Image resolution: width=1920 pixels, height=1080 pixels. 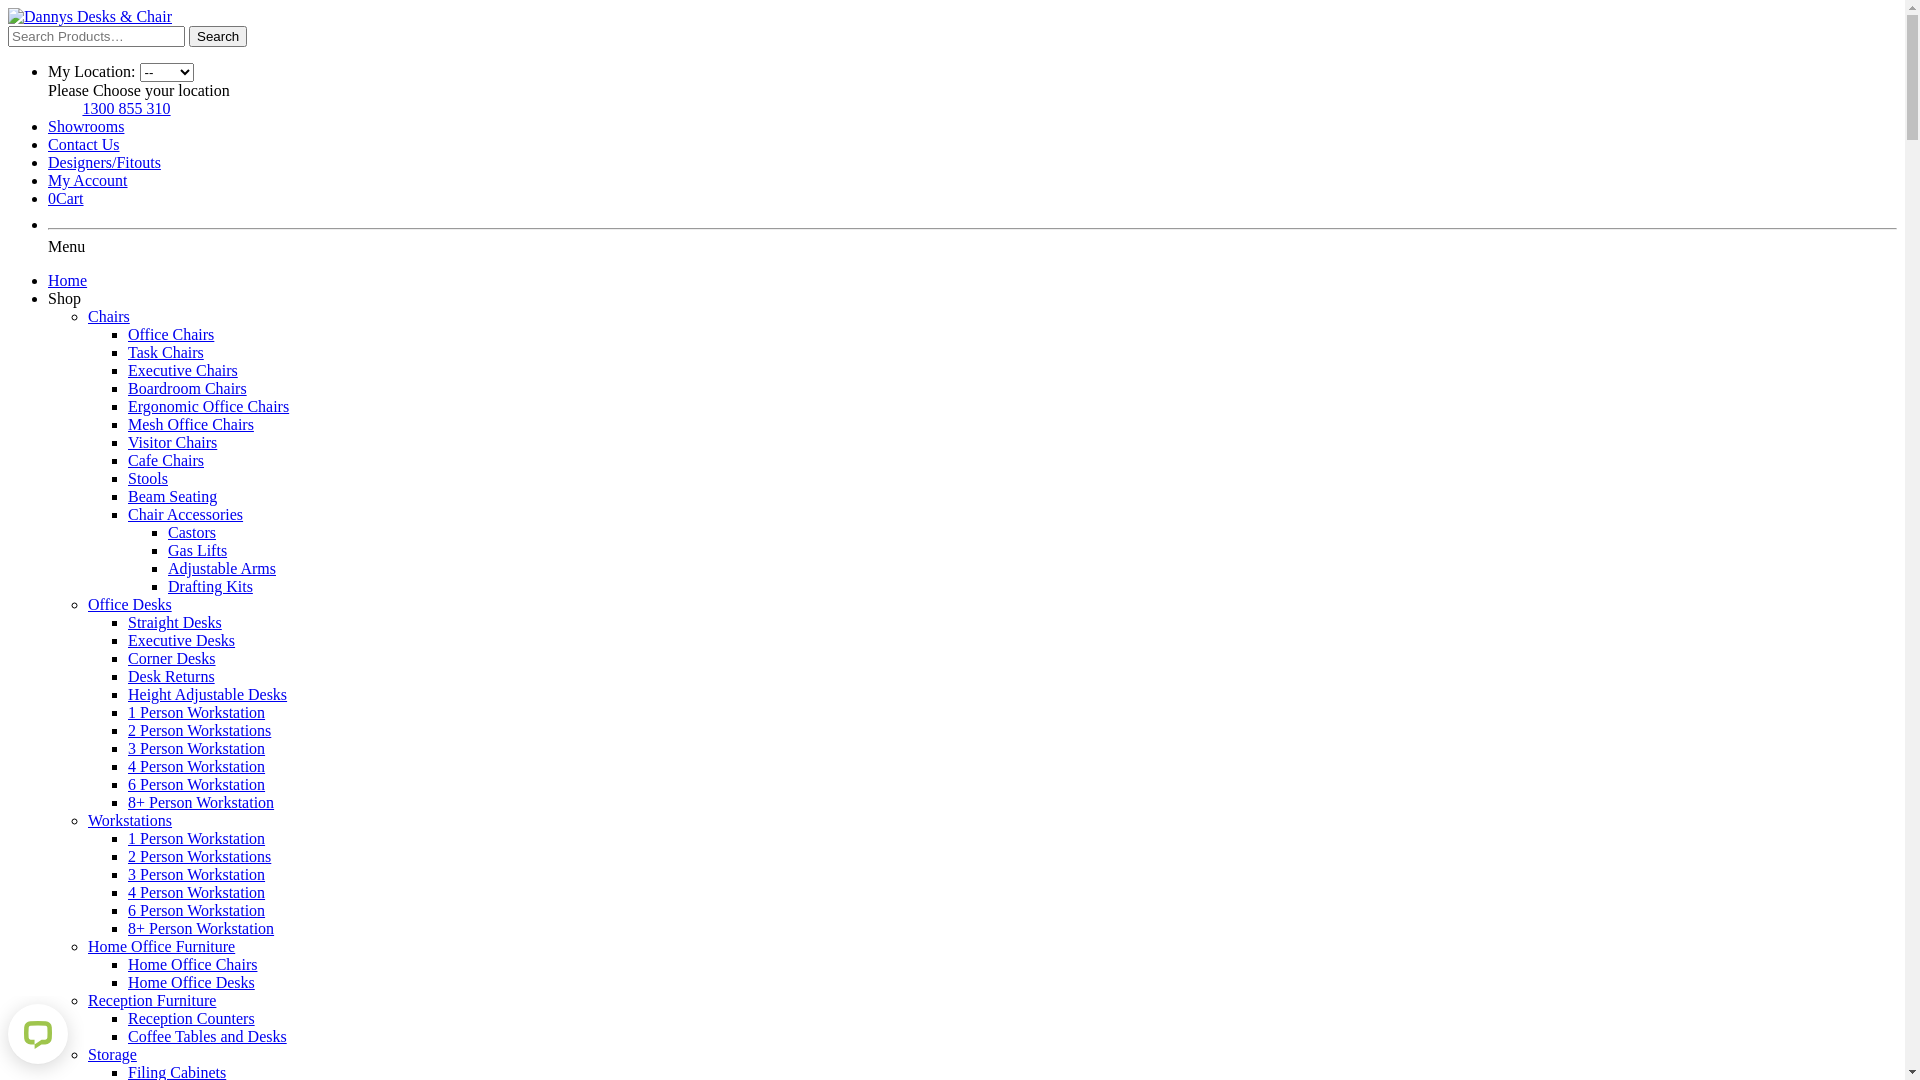 I want to click on 'Storage', so click(x=111, y=1053).